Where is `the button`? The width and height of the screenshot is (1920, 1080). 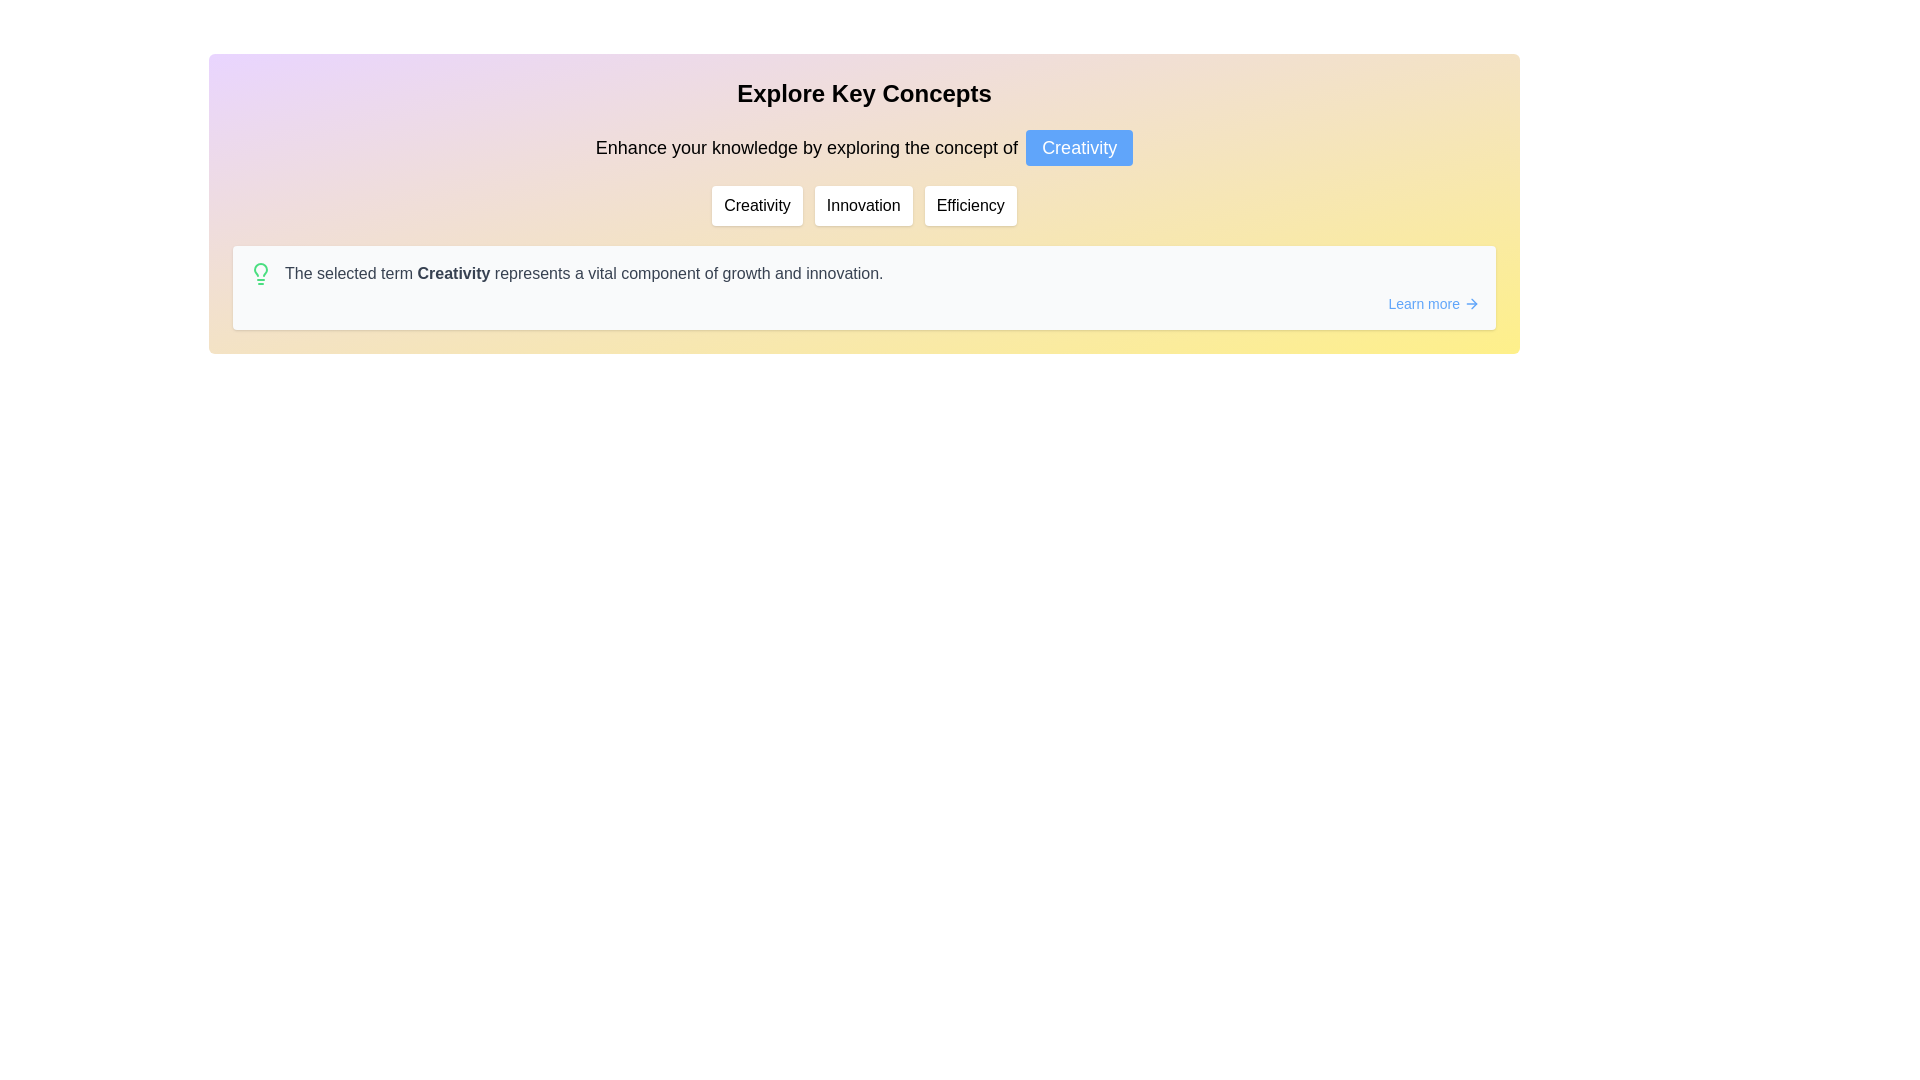
the button is located at coordinates (1078, 146).